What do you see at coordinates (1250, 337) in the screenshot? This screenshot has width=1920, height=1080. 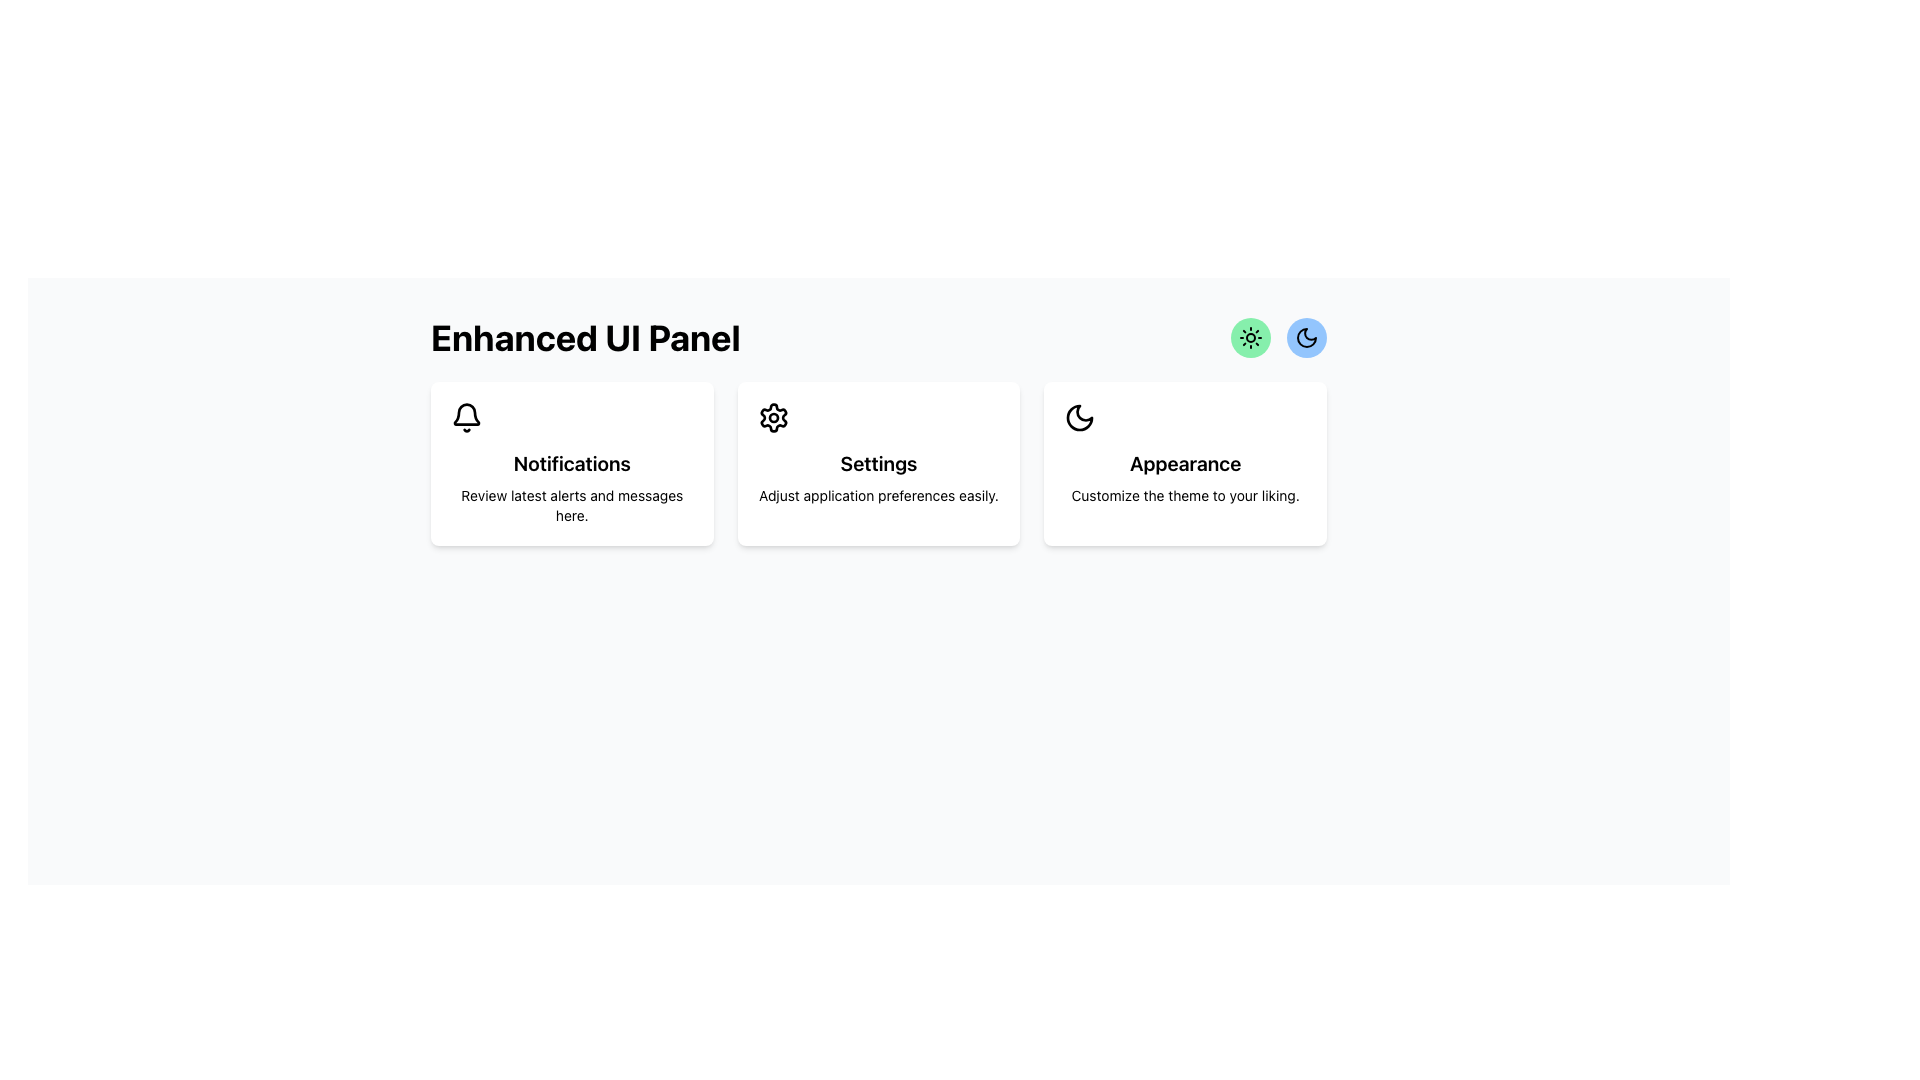 I see `the Light Mode toggle icon located within the green circular button next to the moon icon in the upper right corner of the interface` at bounding box center [1250, 337].